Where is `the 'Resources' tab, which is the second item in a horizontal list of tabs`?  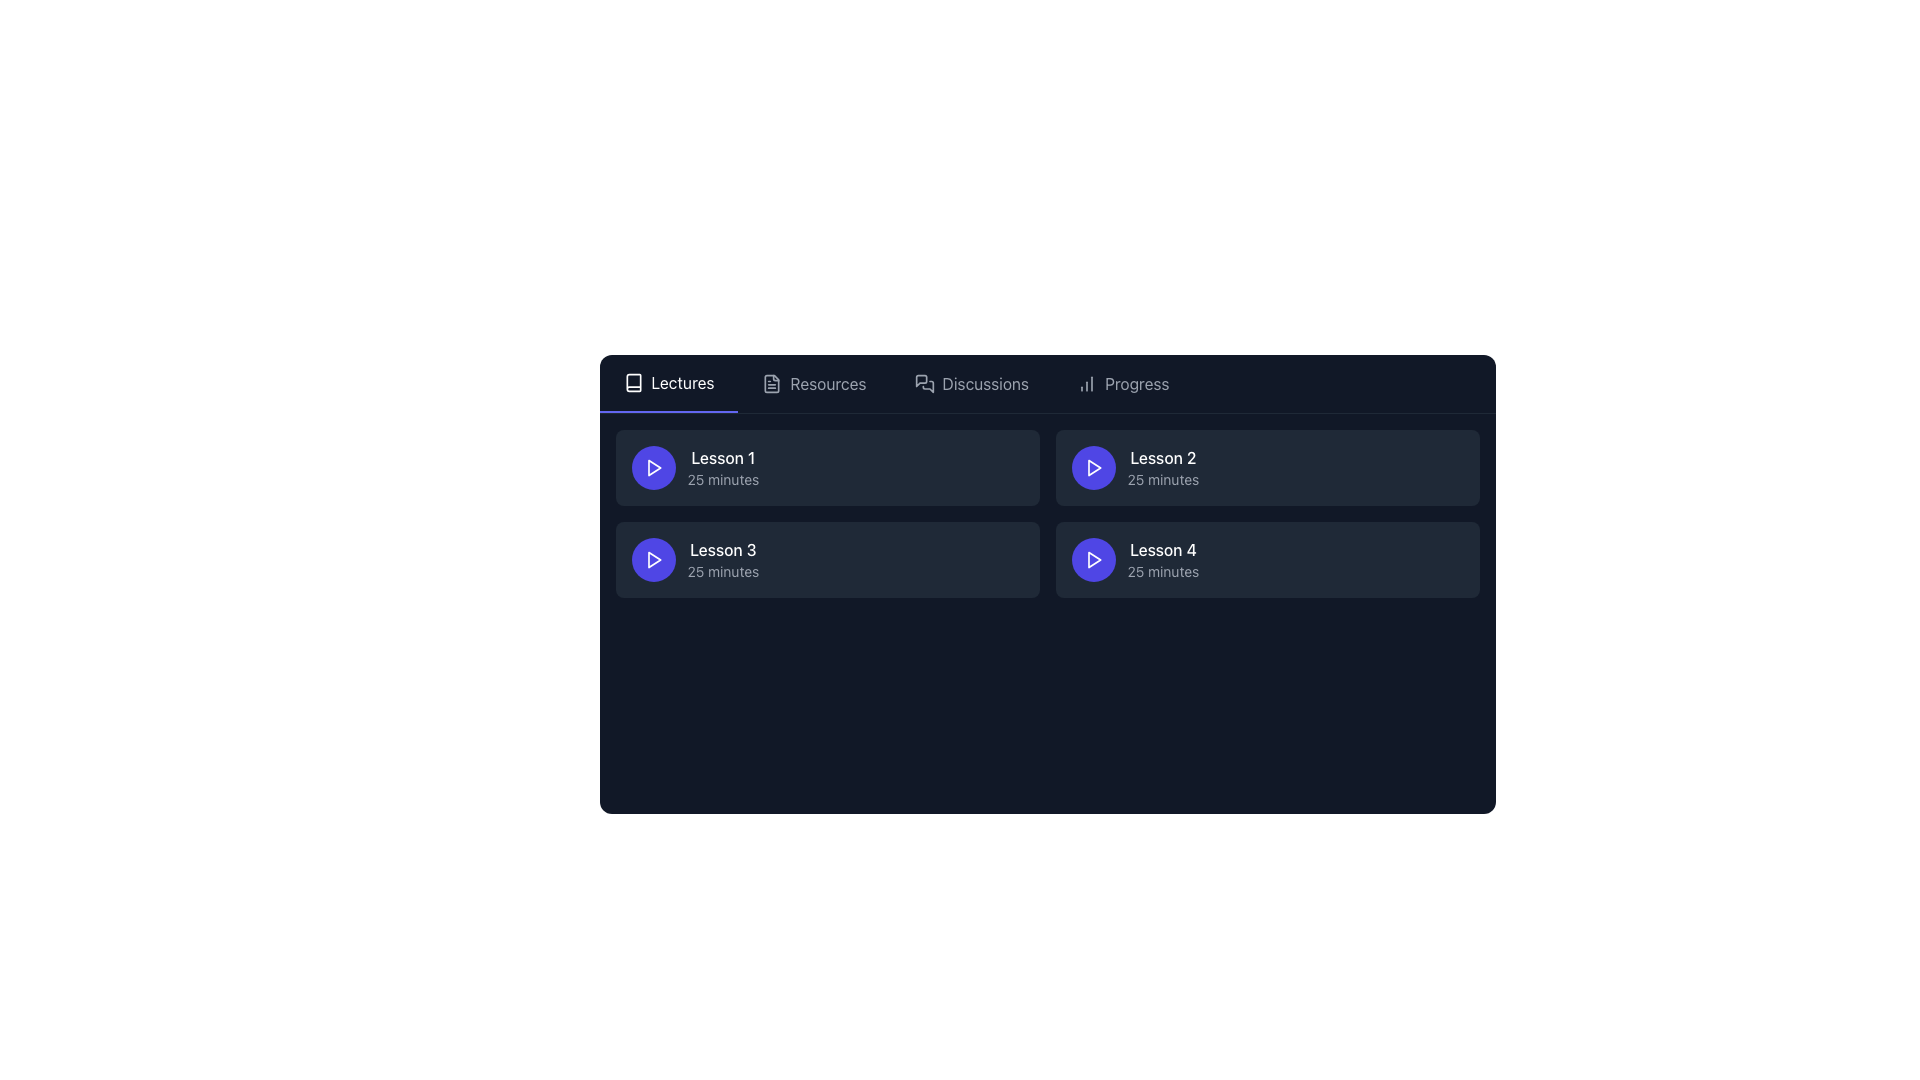 the 'Resources' tab, which is the second item in a horizontal list of tabs is located at coordinates (814, 384).